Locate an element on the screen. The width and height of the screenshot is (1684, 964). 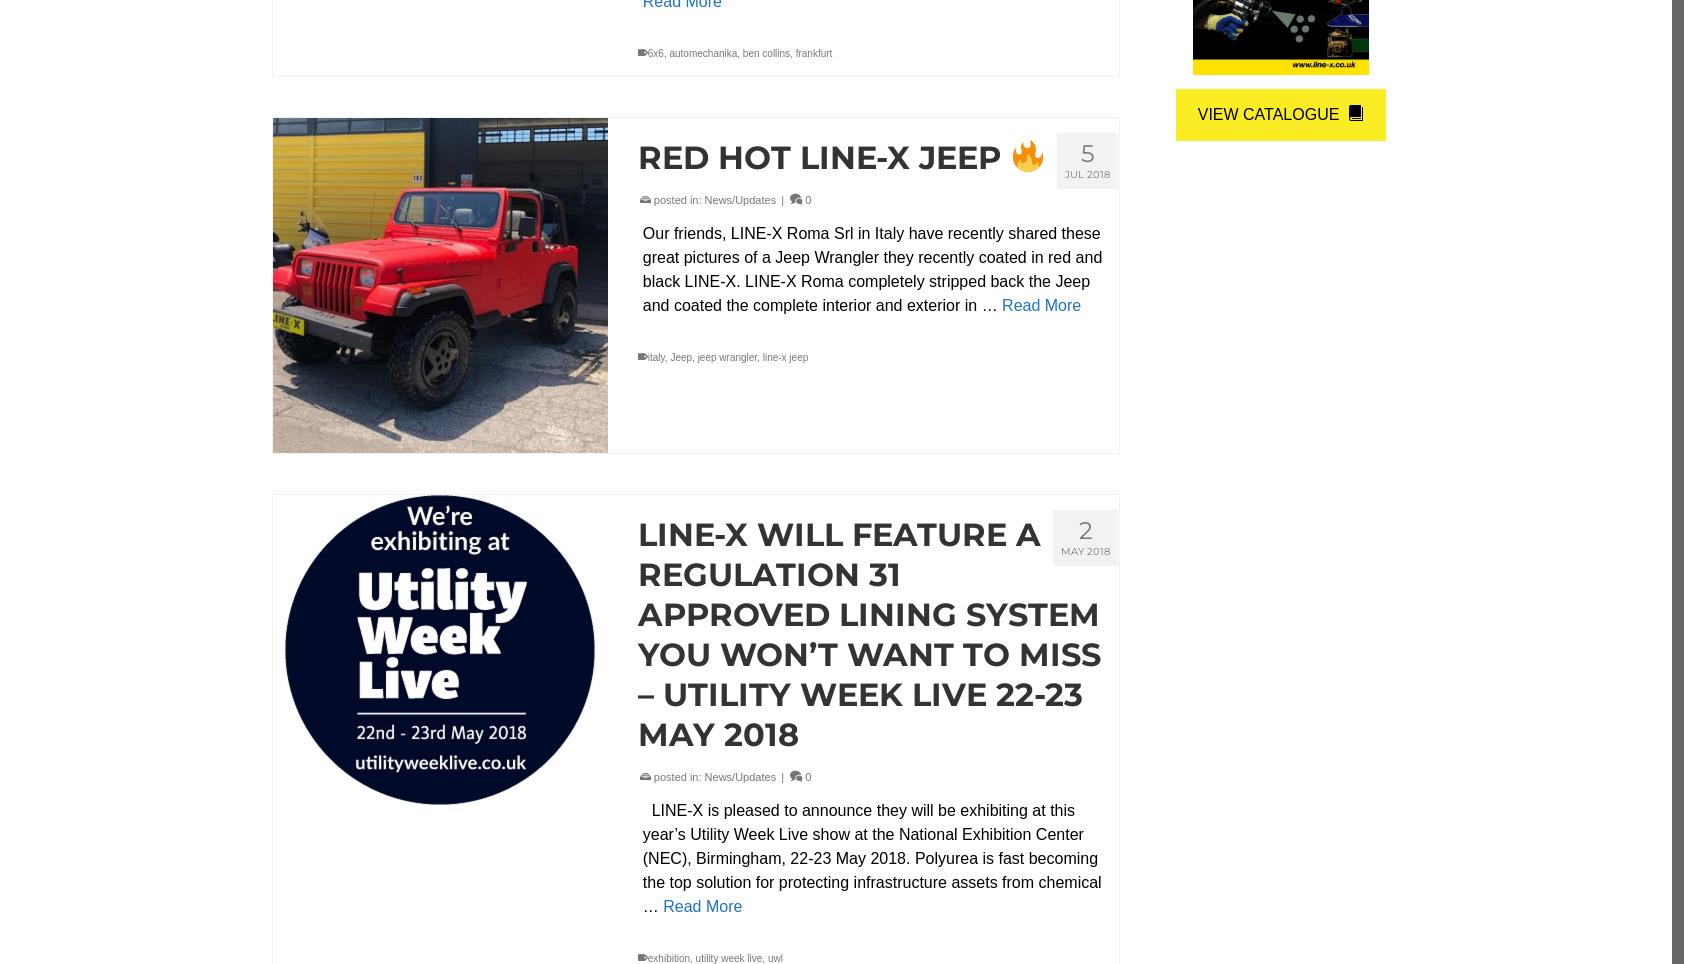
'May 2018' is located at coordinates (1085, 550).